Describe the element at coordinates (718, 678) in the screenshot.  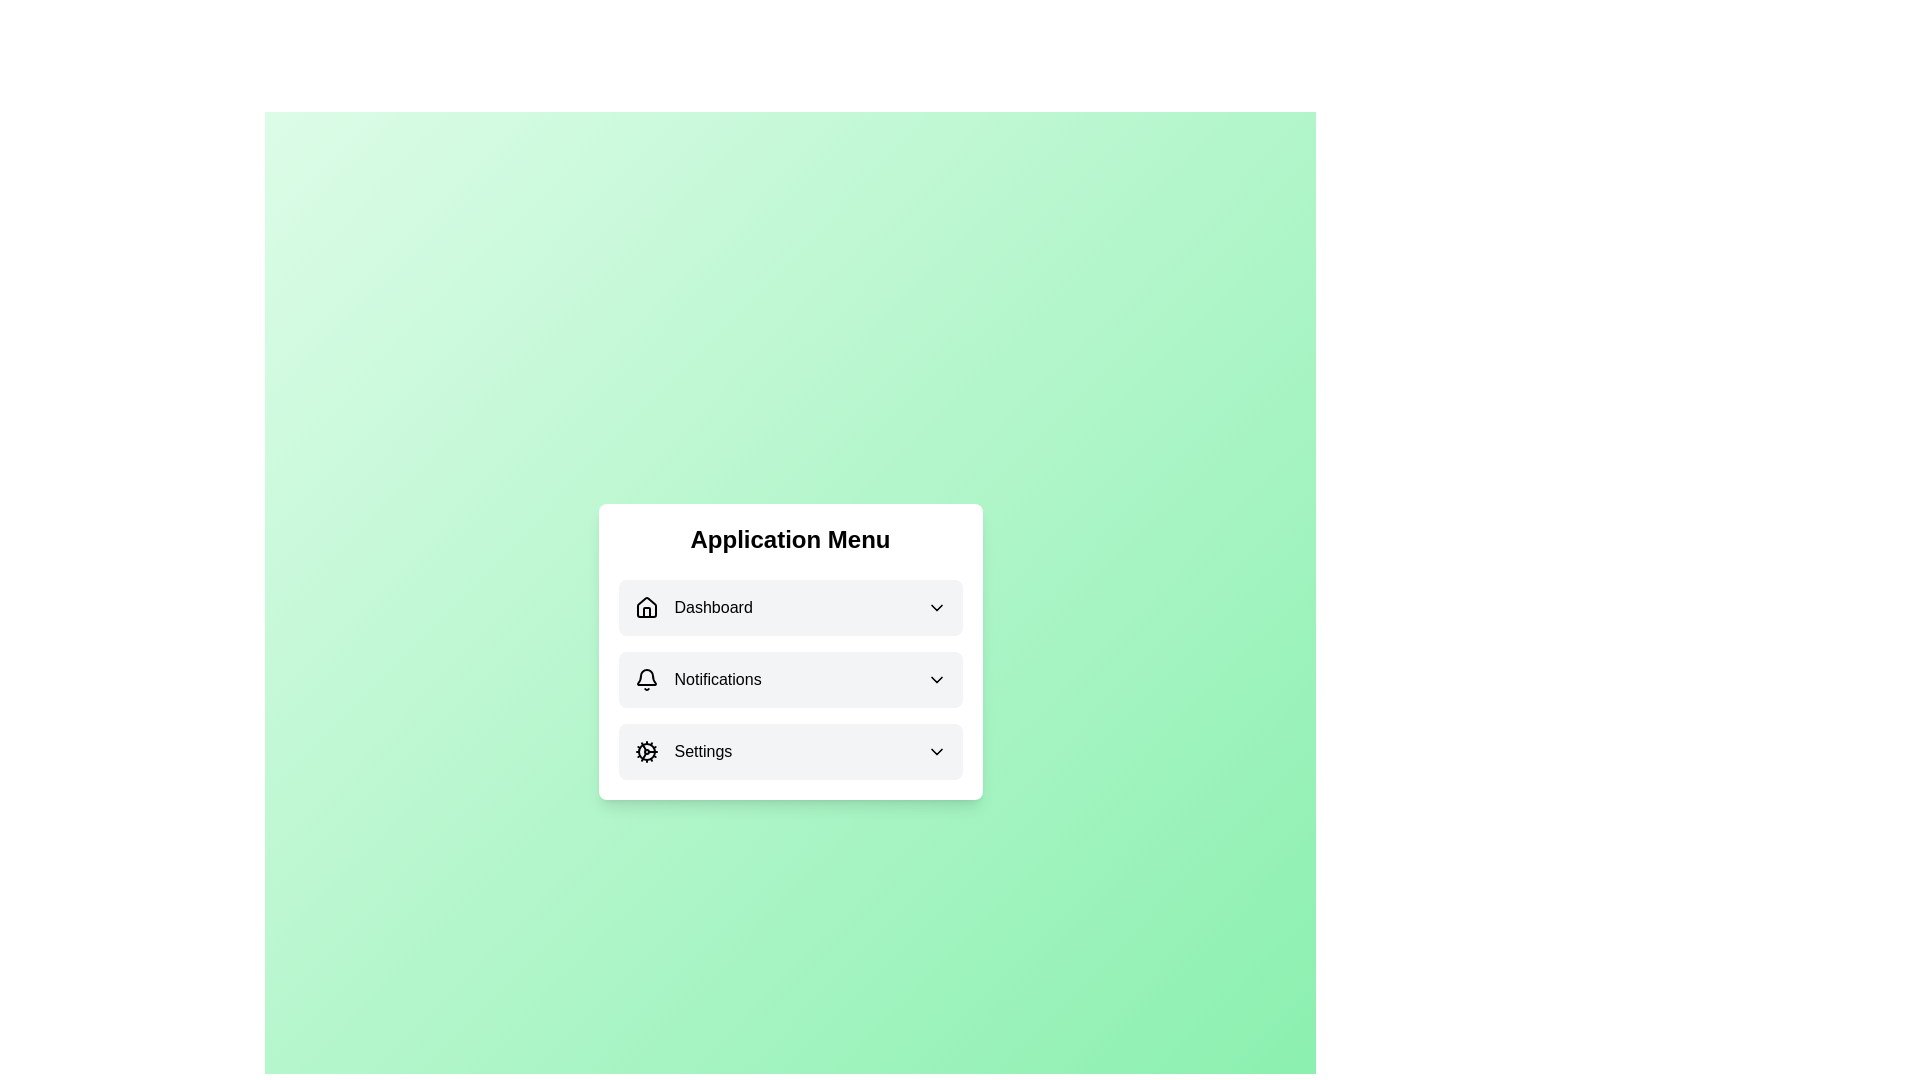
I see `label text of the 'Notifications' text label which is part of the vertical menu layout and is positioned to the right of the bell icon` at that location.